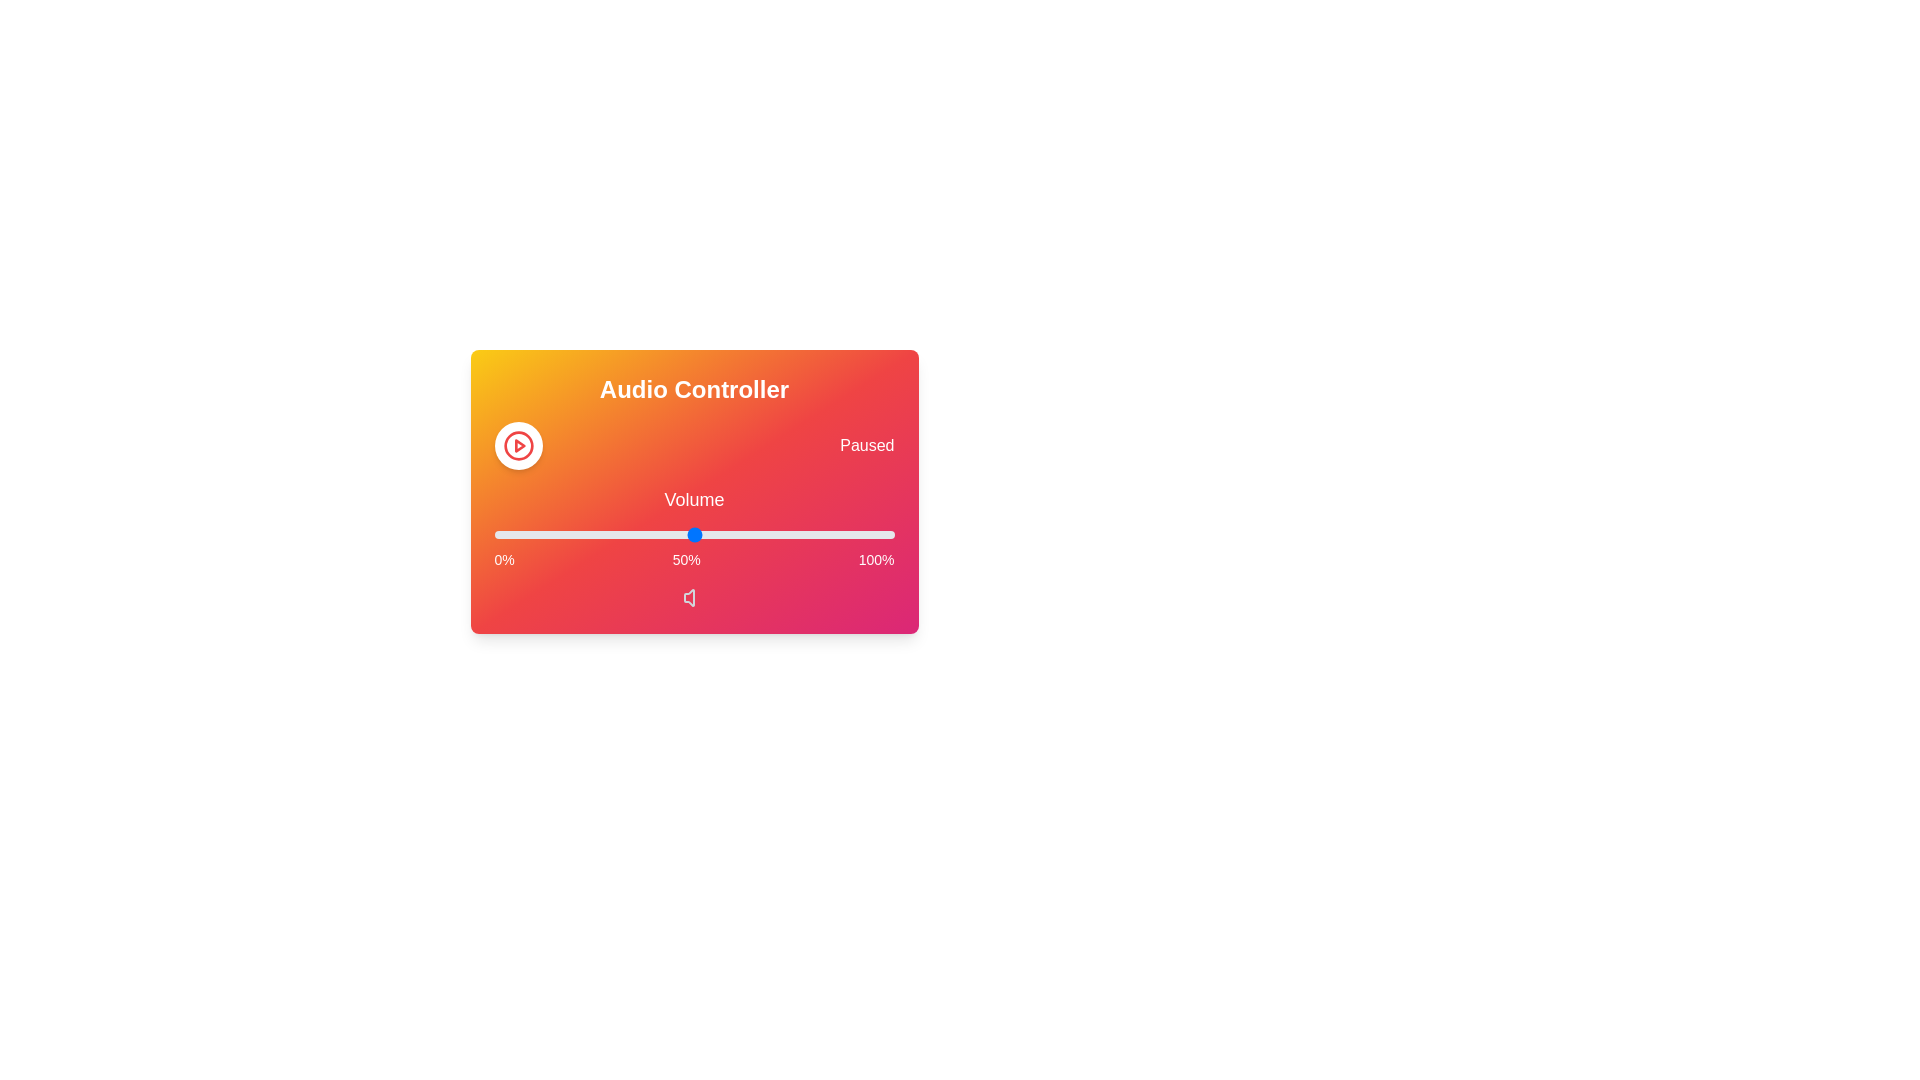  What do you see at coordinates (530, 534) in the screenshot?
I see `the volume slider to 9%` at bounding box center [530, 534].